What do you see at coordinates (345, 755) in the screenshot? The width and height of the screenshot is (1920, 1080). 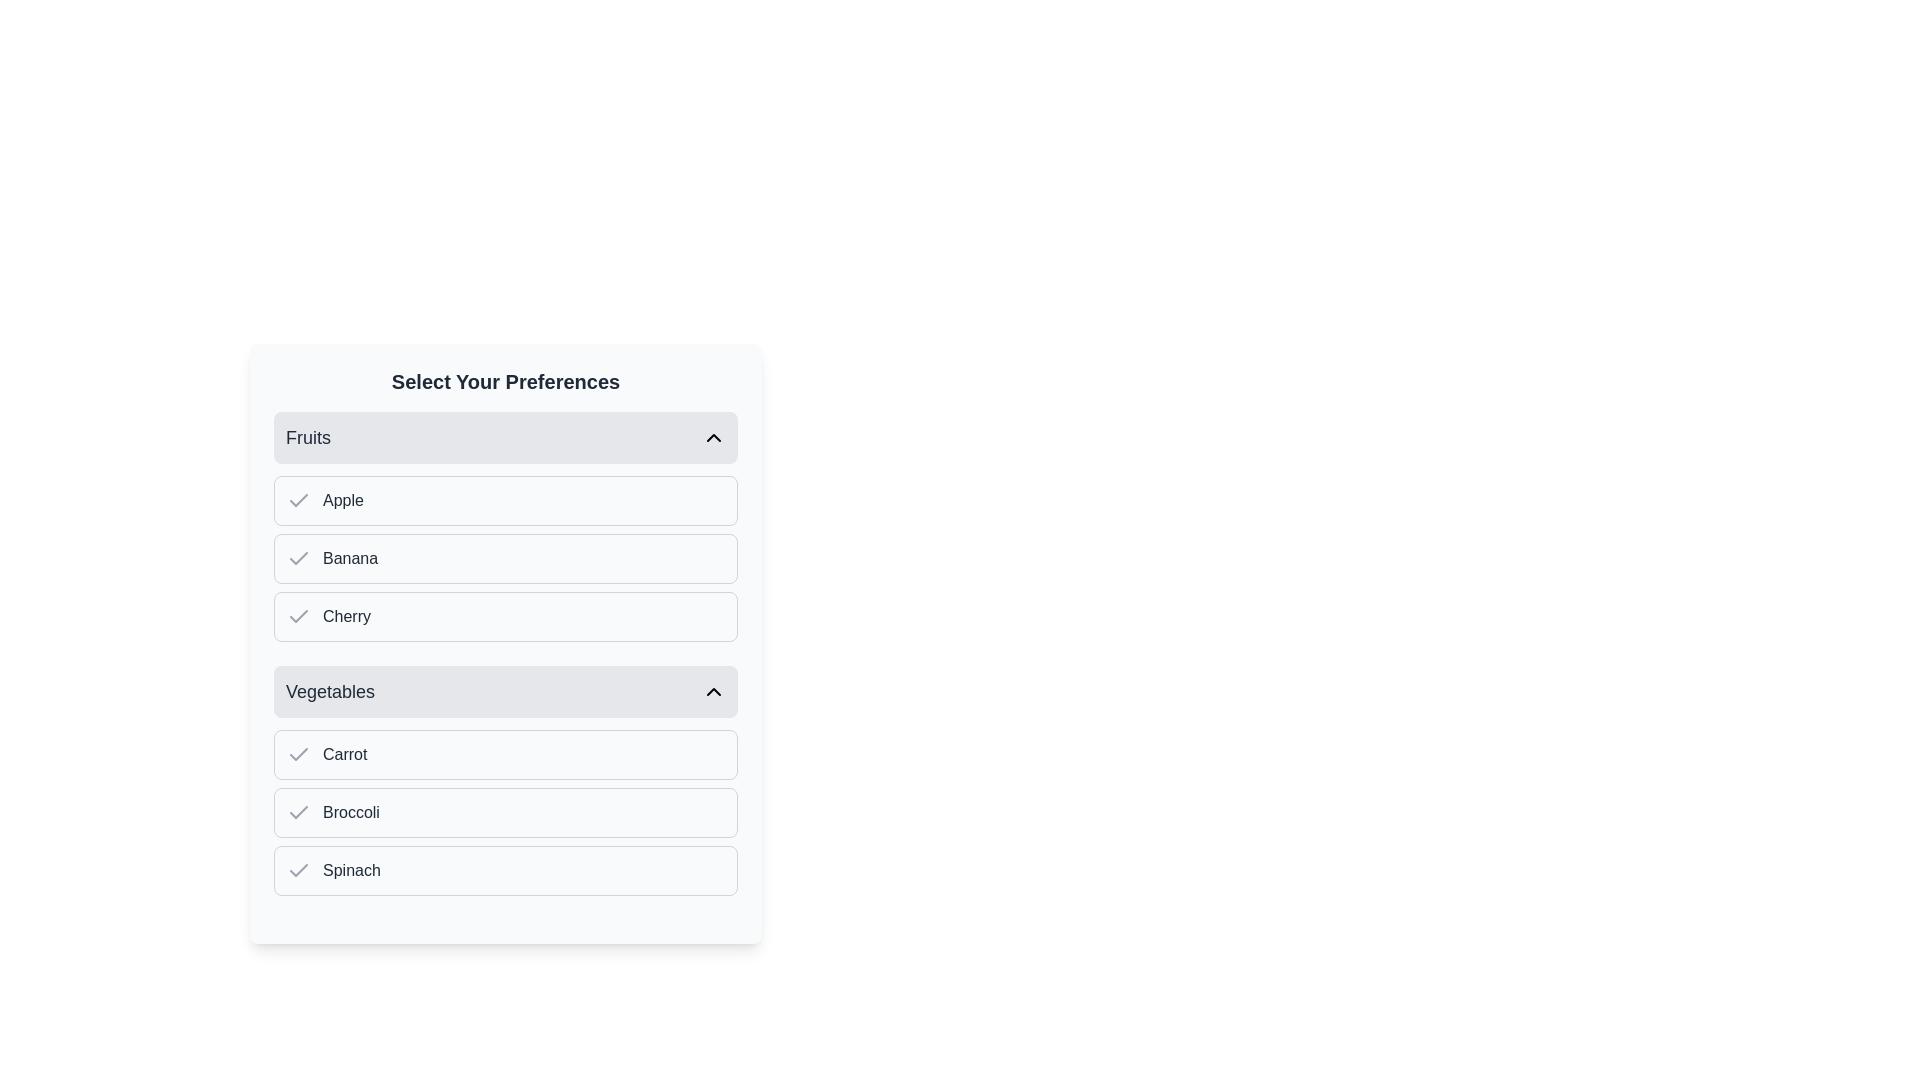 I see `the text content of the 'Carrot' label in the 'Vegetables' group, which is positioned next to a checkmark icon and before 'Broccoli' and 'Spinach'` at bounding box center [345, 755].